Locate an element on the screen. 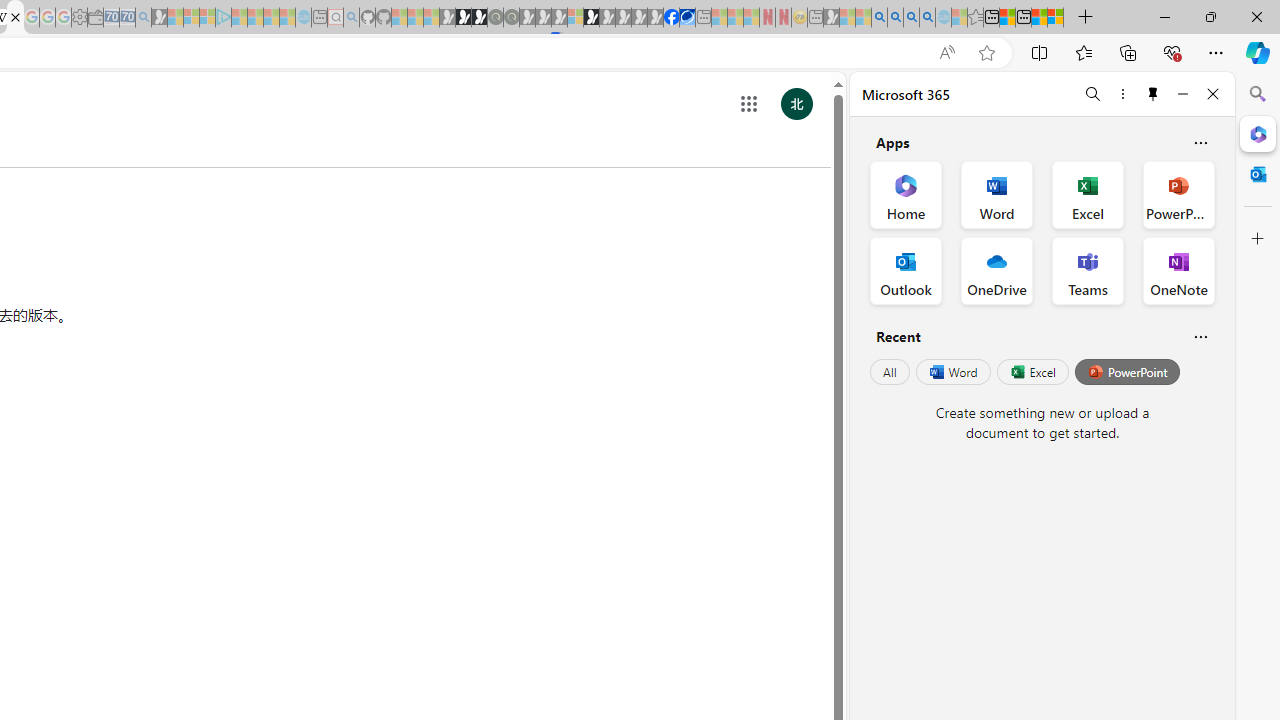 This screenshot has width=1280, height=720. 'Play Zoo Boom in your browser | Games from Microsoft Start' is located at coordinates (462, 17).